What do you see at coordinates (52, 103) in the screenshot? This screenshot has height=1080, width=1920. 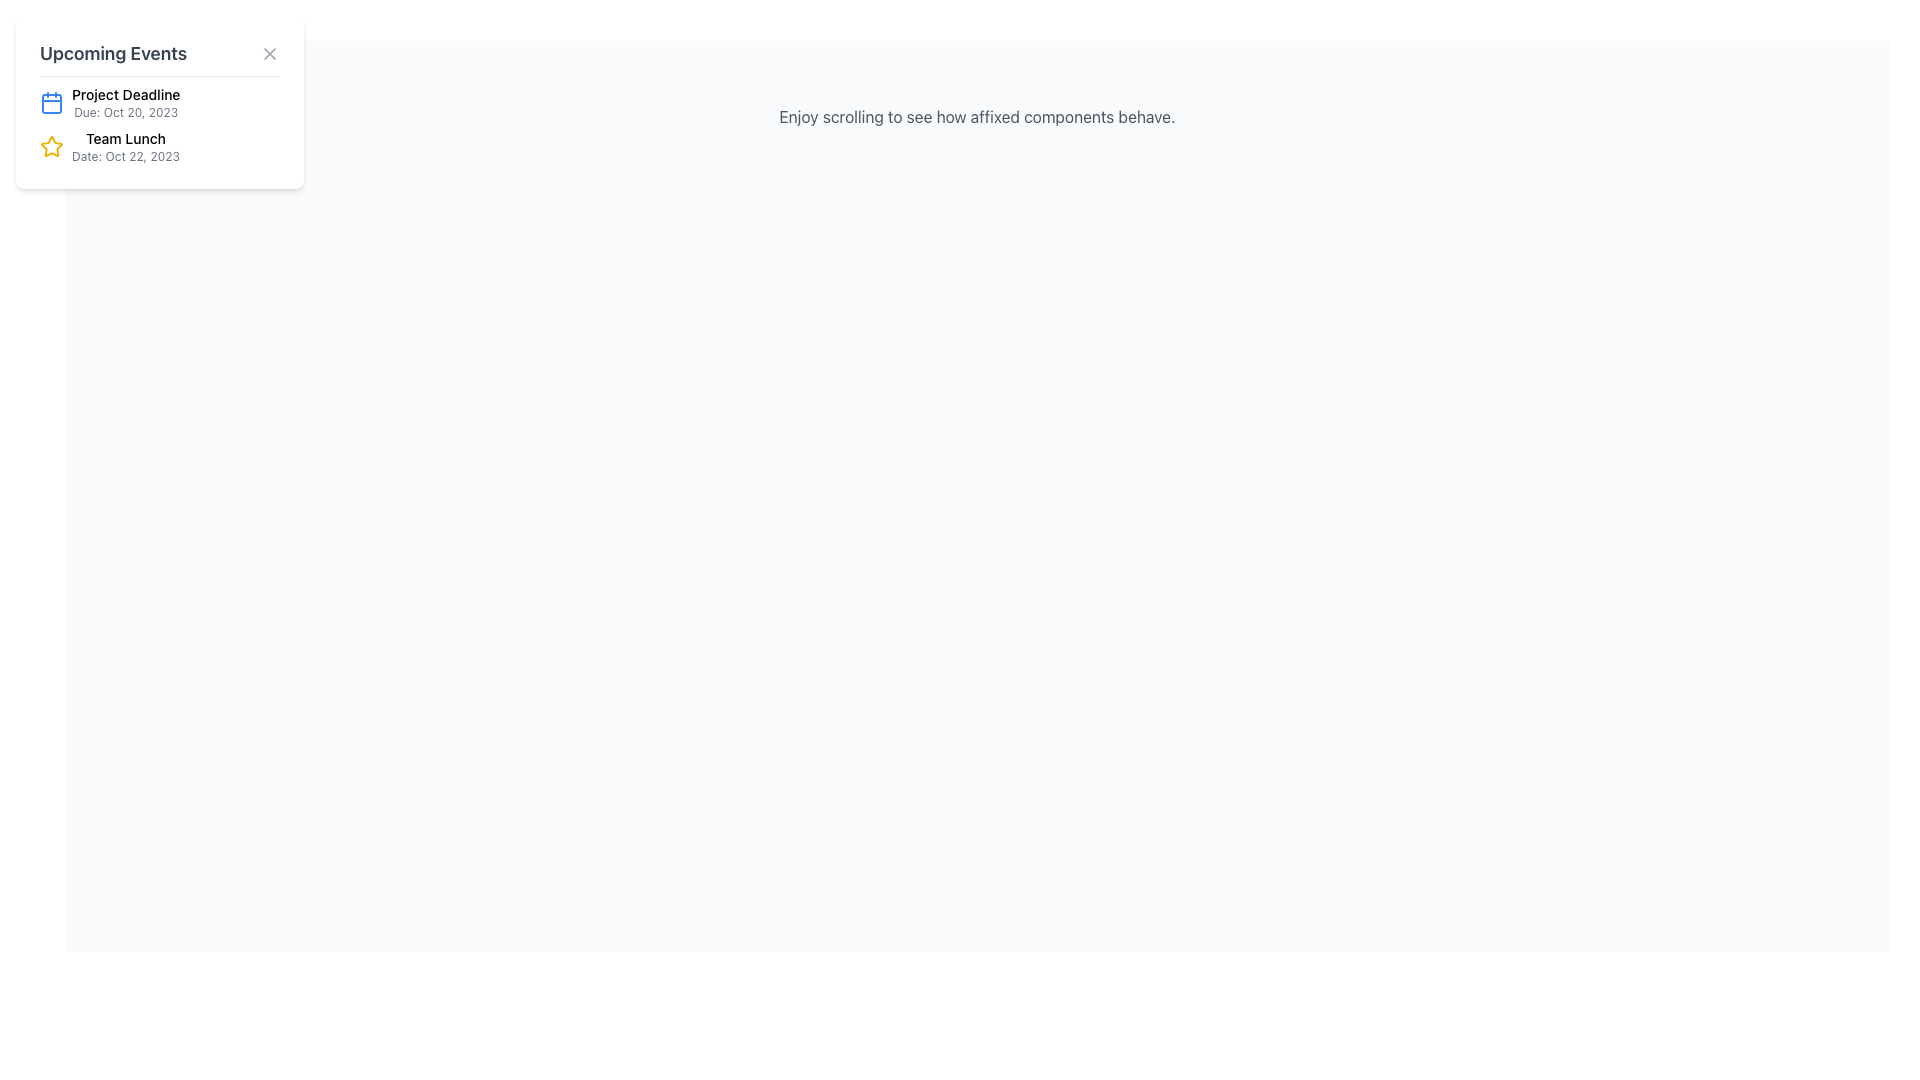 I see `the calendar icon located next to 'Project Deadline'` at bounding box center [52, 103].